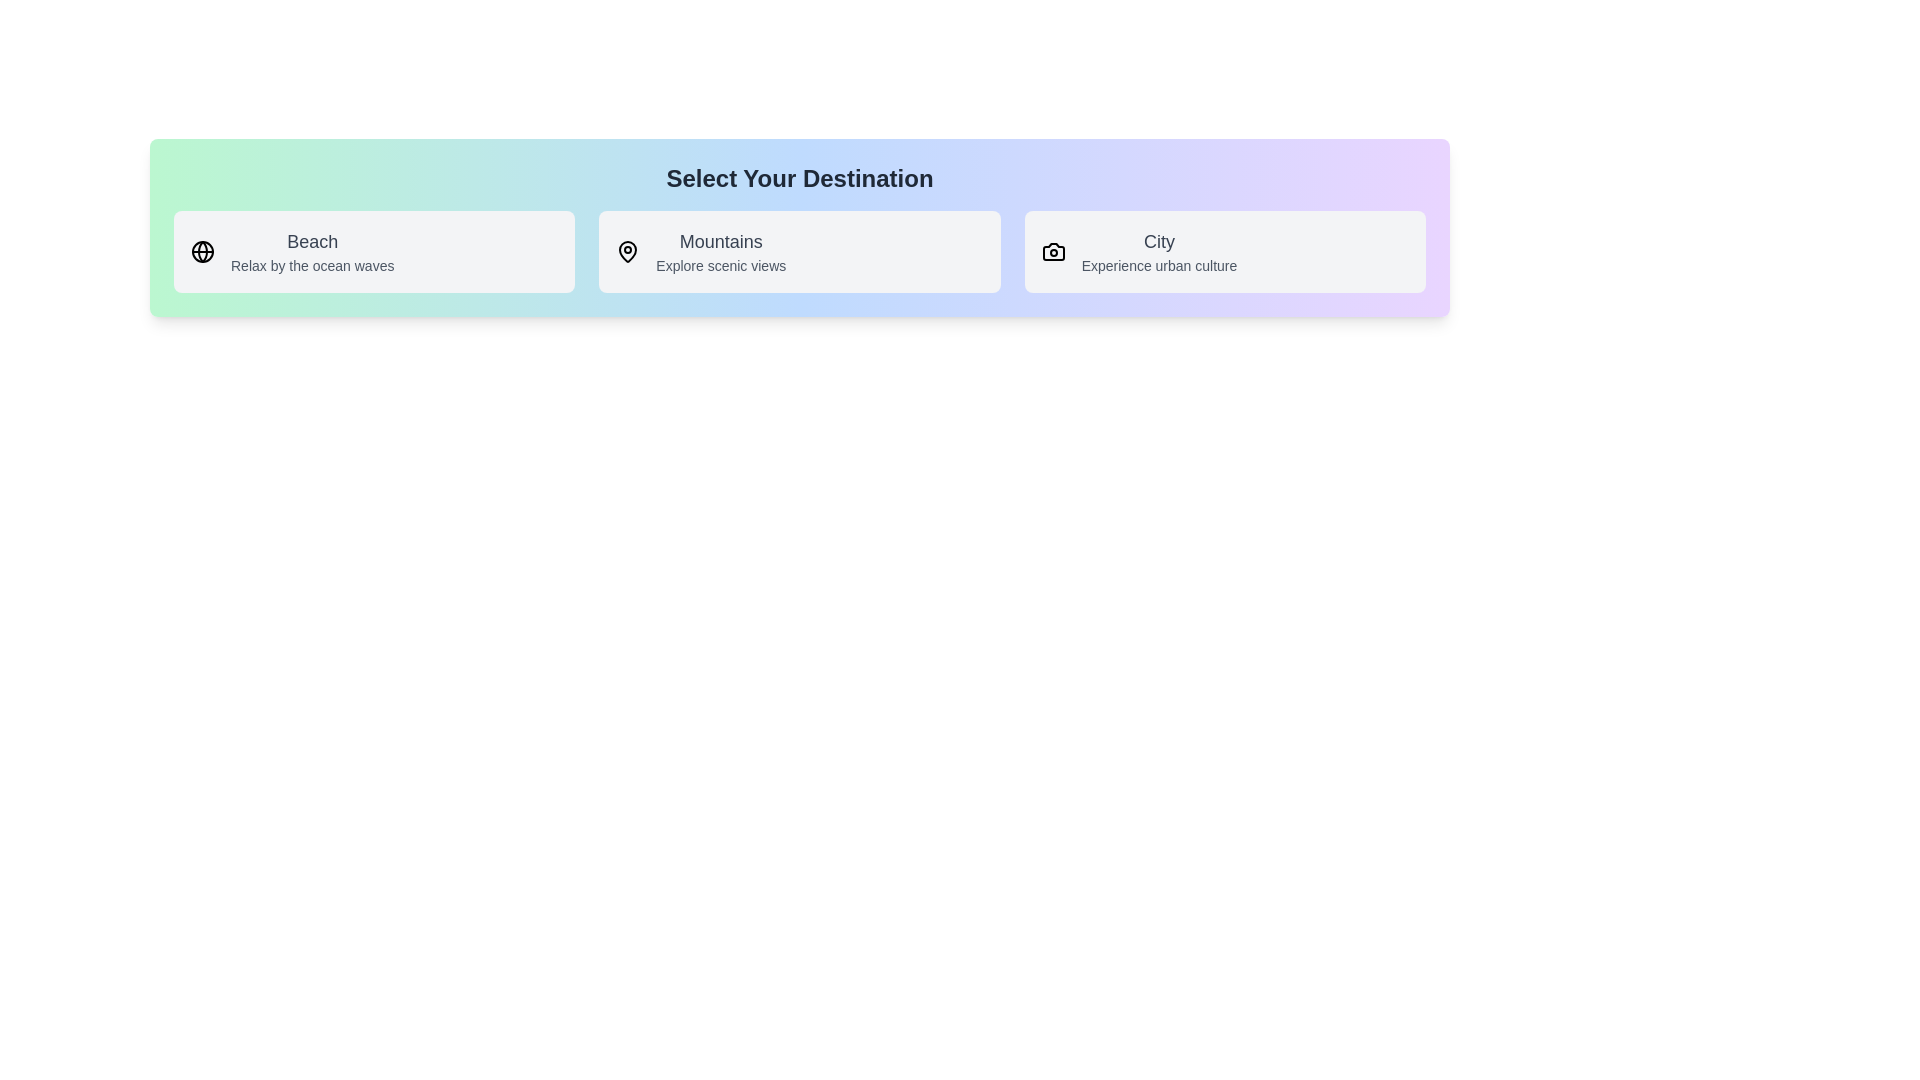 This screenshot has height=1080, width=1920. What do you see at coordinates (1052, 250) in the screenshot?
I see `the outer border of the camera shape illustration within the third selectable option labeled 'City' in the interface` at bounding box center [1052, 250].